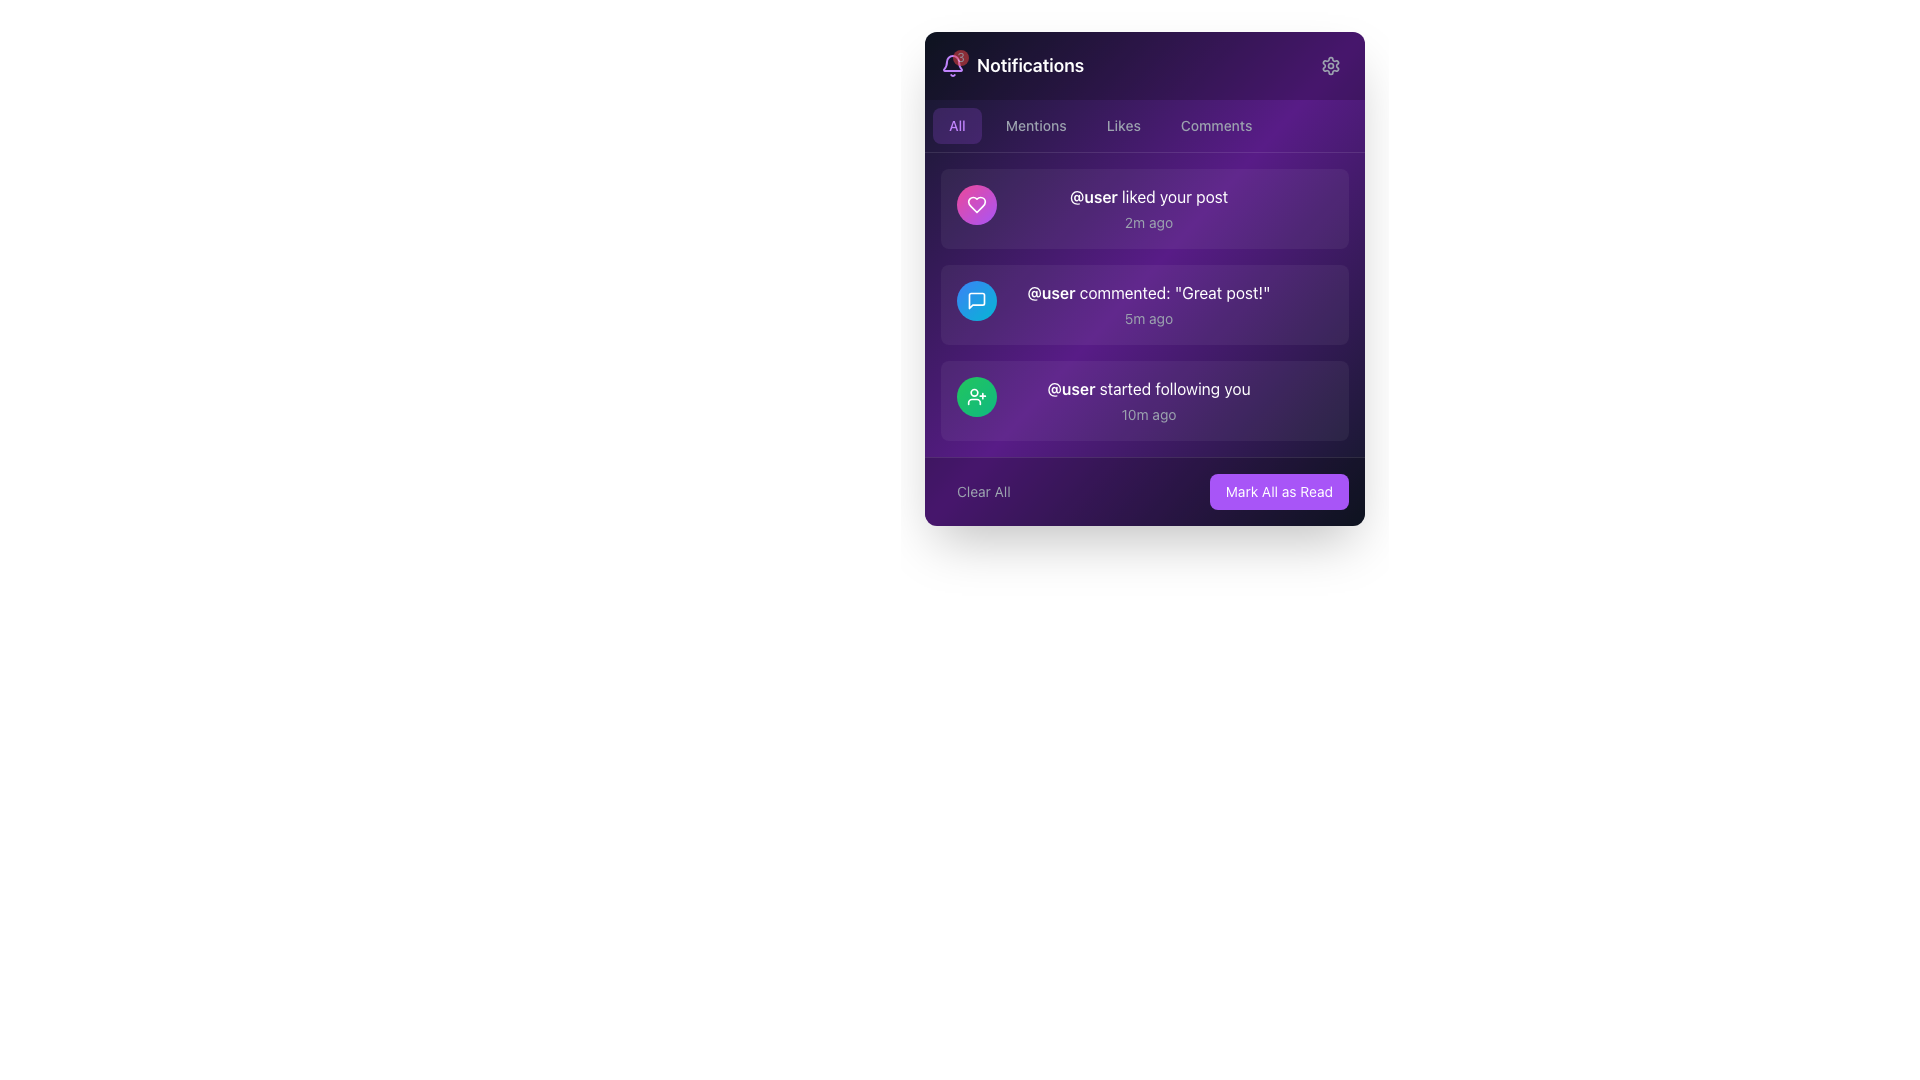 The image size is (1920, 1080). What do you see at coordinates (1030, 64) in the screenshot?
I see `text label displaying 'Notifications' in bold white font on a purple background to understand the section's purpose` at bounding box center [1030, 64].